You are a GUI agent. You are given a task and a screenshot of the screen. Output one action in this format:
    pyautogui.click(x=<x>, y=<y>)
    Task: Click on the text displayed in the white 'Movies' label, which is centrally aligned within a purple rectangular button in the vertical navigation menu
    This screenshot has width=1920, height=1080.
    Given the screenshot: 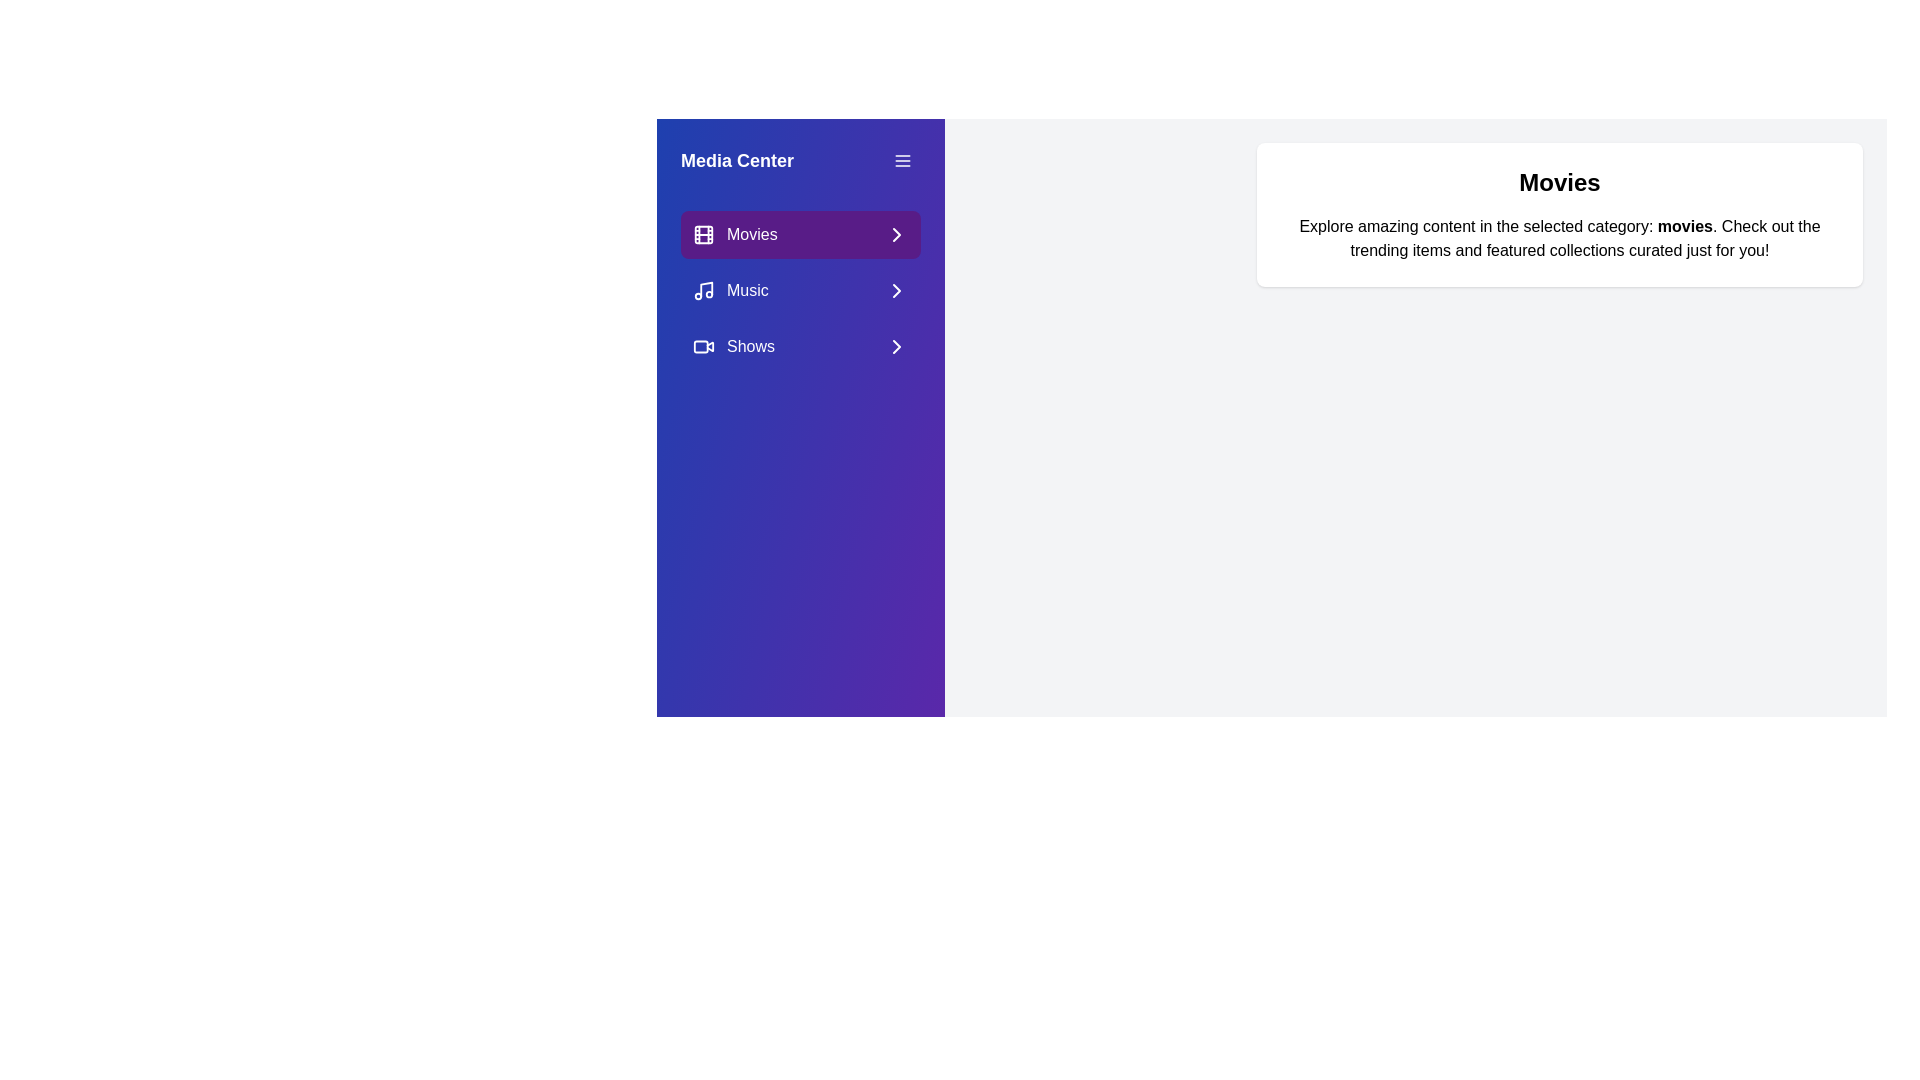 What is the action you would take?
    pyautogui.click(x=751, y=234)
    